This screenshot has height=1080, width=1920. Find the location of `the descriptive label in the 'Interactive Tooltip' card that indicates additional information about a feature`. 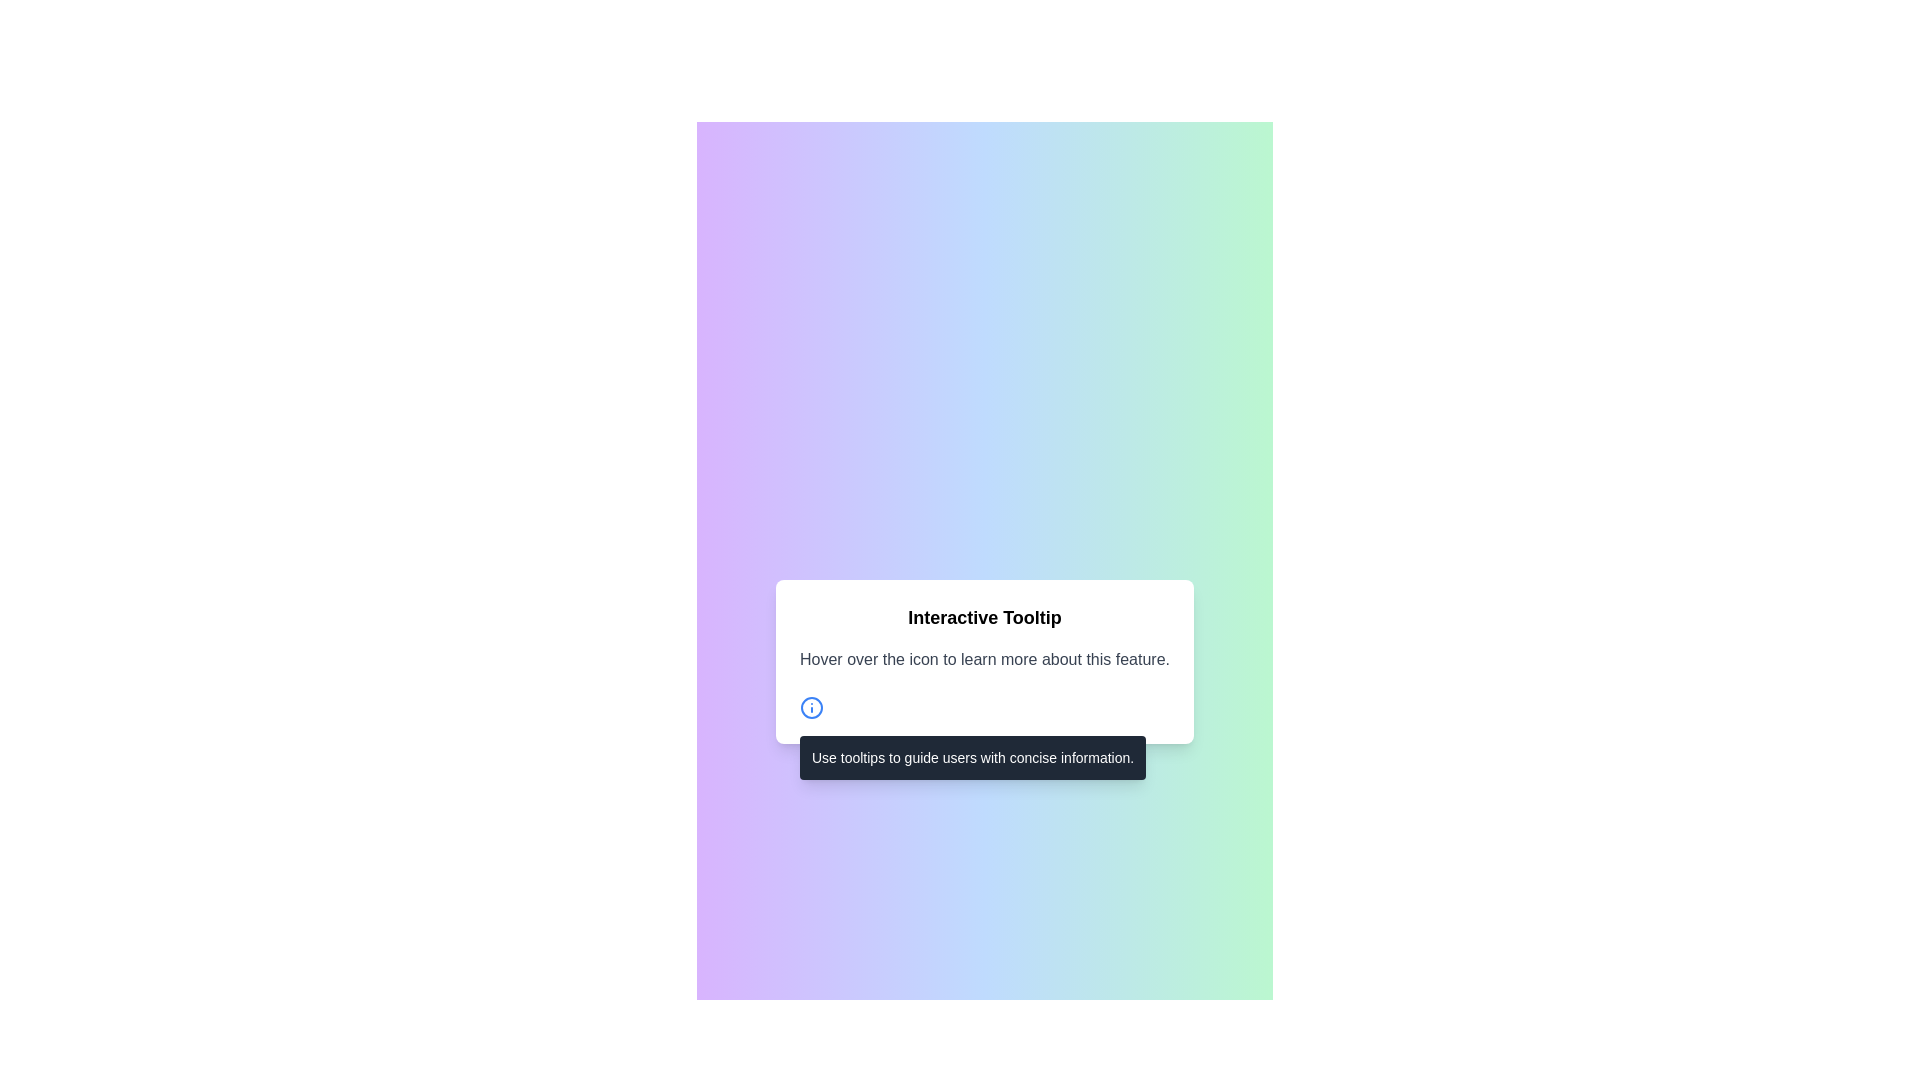

the descriptive label in the 'Interactive Tooltip' card that indicates additional information about a feature is located at coordinates (984, 659).